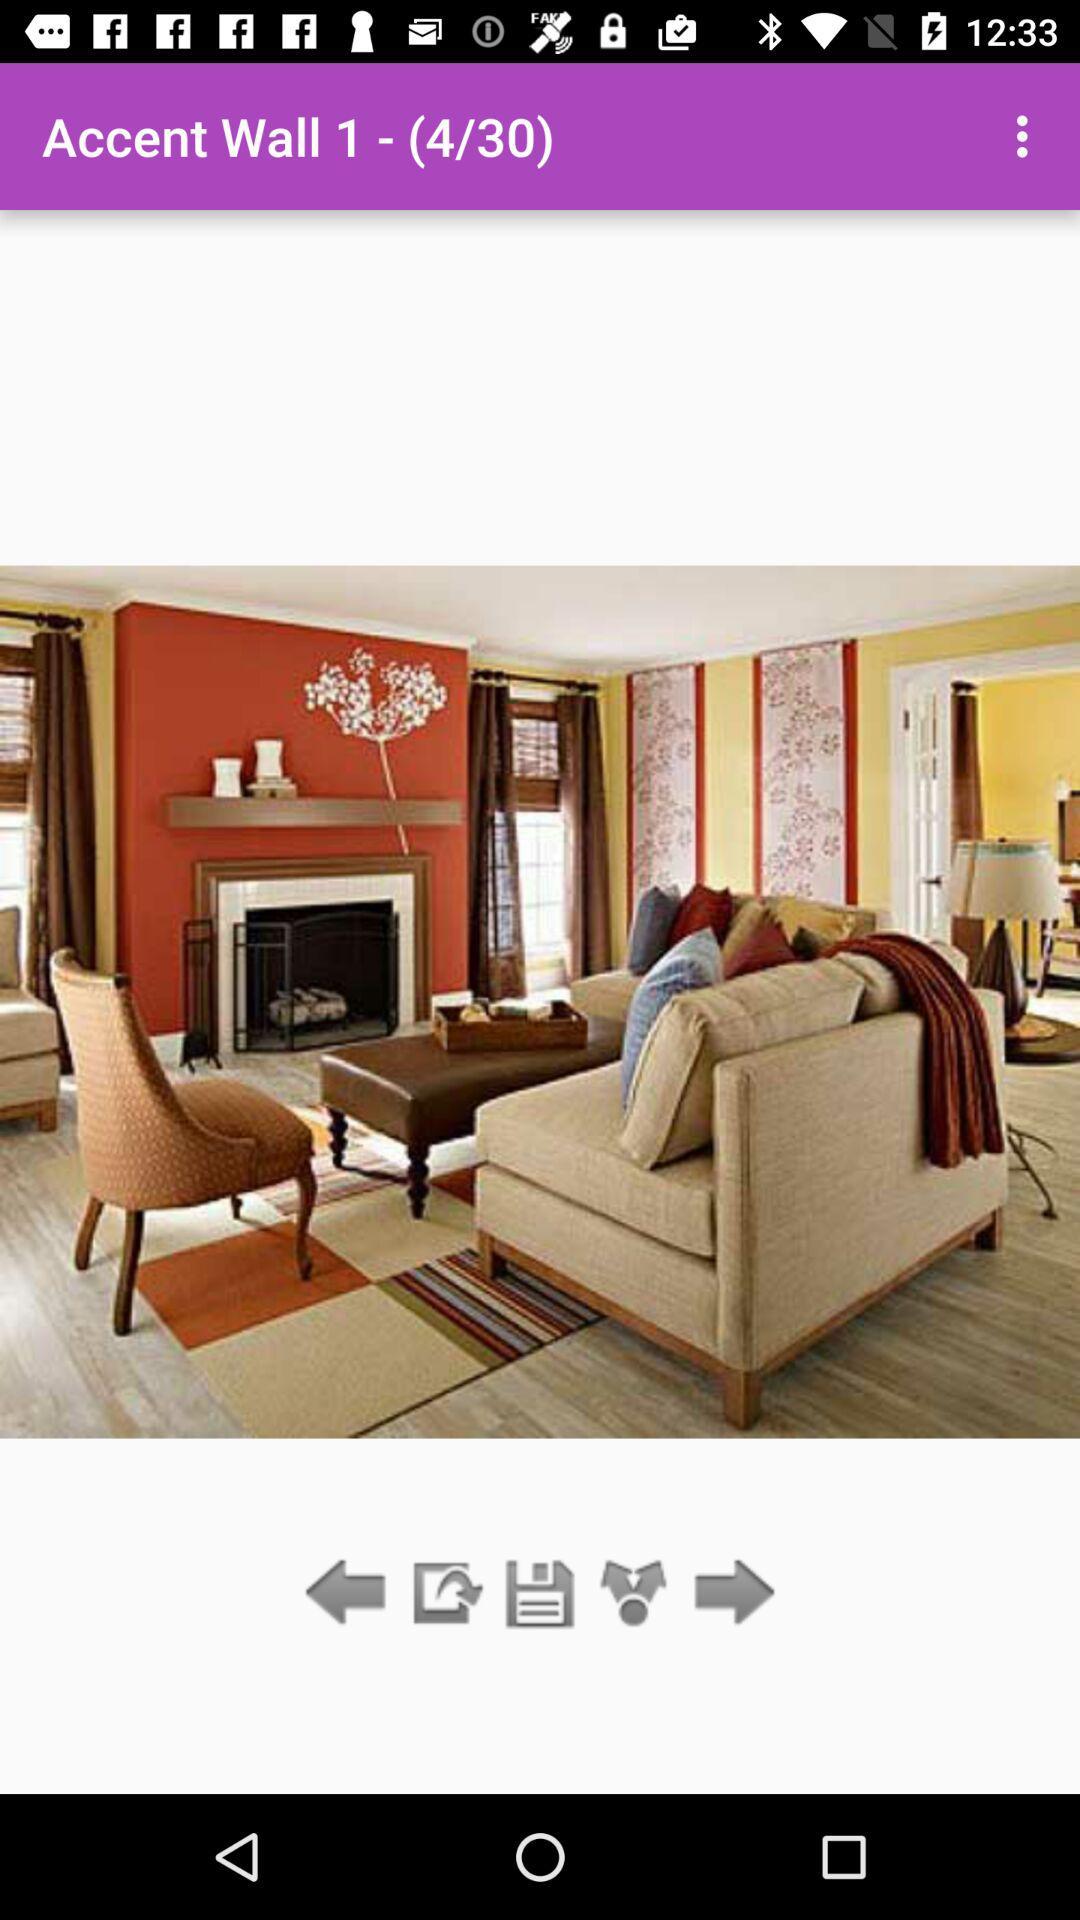 This screenshot has height=1920, width=1080. Describe the element at coordinates (350, 1593) in the screenshot. I see `go back` at that location.